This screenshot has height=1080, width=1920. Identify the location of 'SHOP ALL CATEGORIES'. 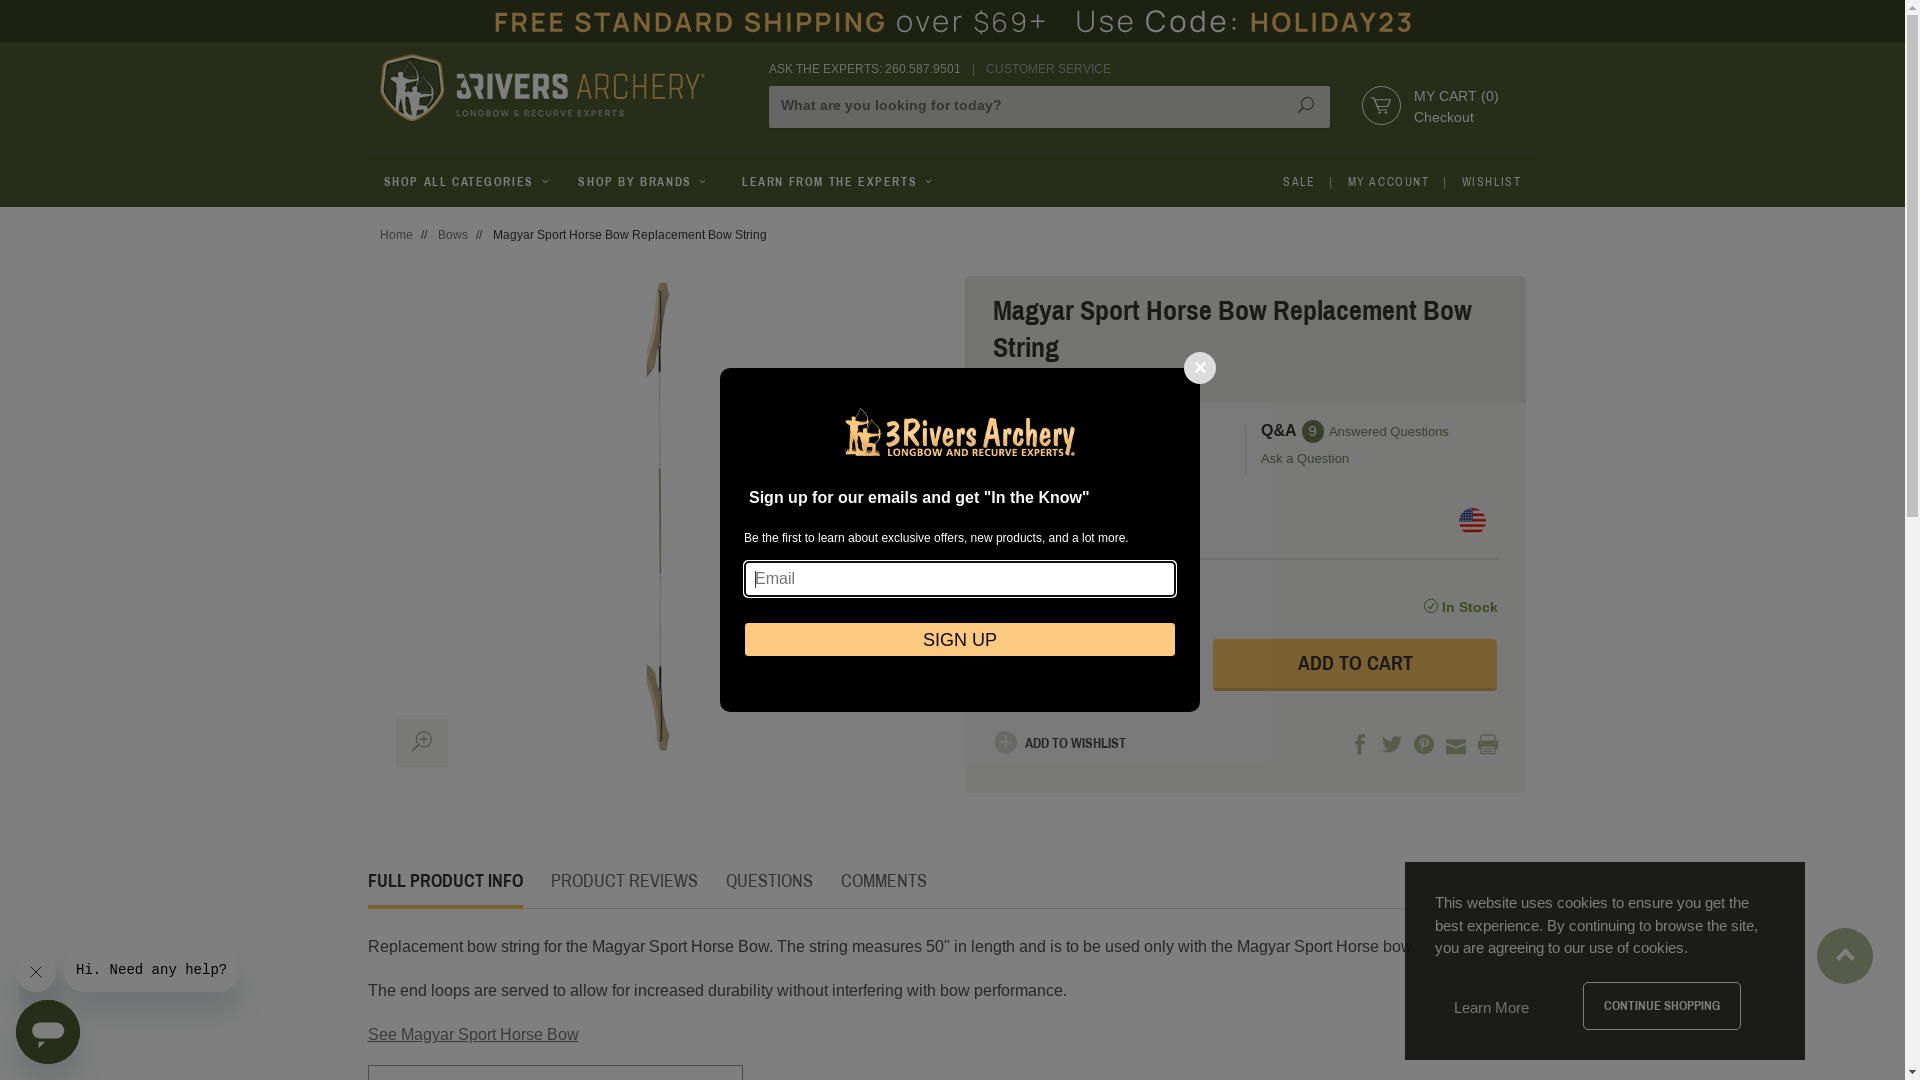
(368, 182).